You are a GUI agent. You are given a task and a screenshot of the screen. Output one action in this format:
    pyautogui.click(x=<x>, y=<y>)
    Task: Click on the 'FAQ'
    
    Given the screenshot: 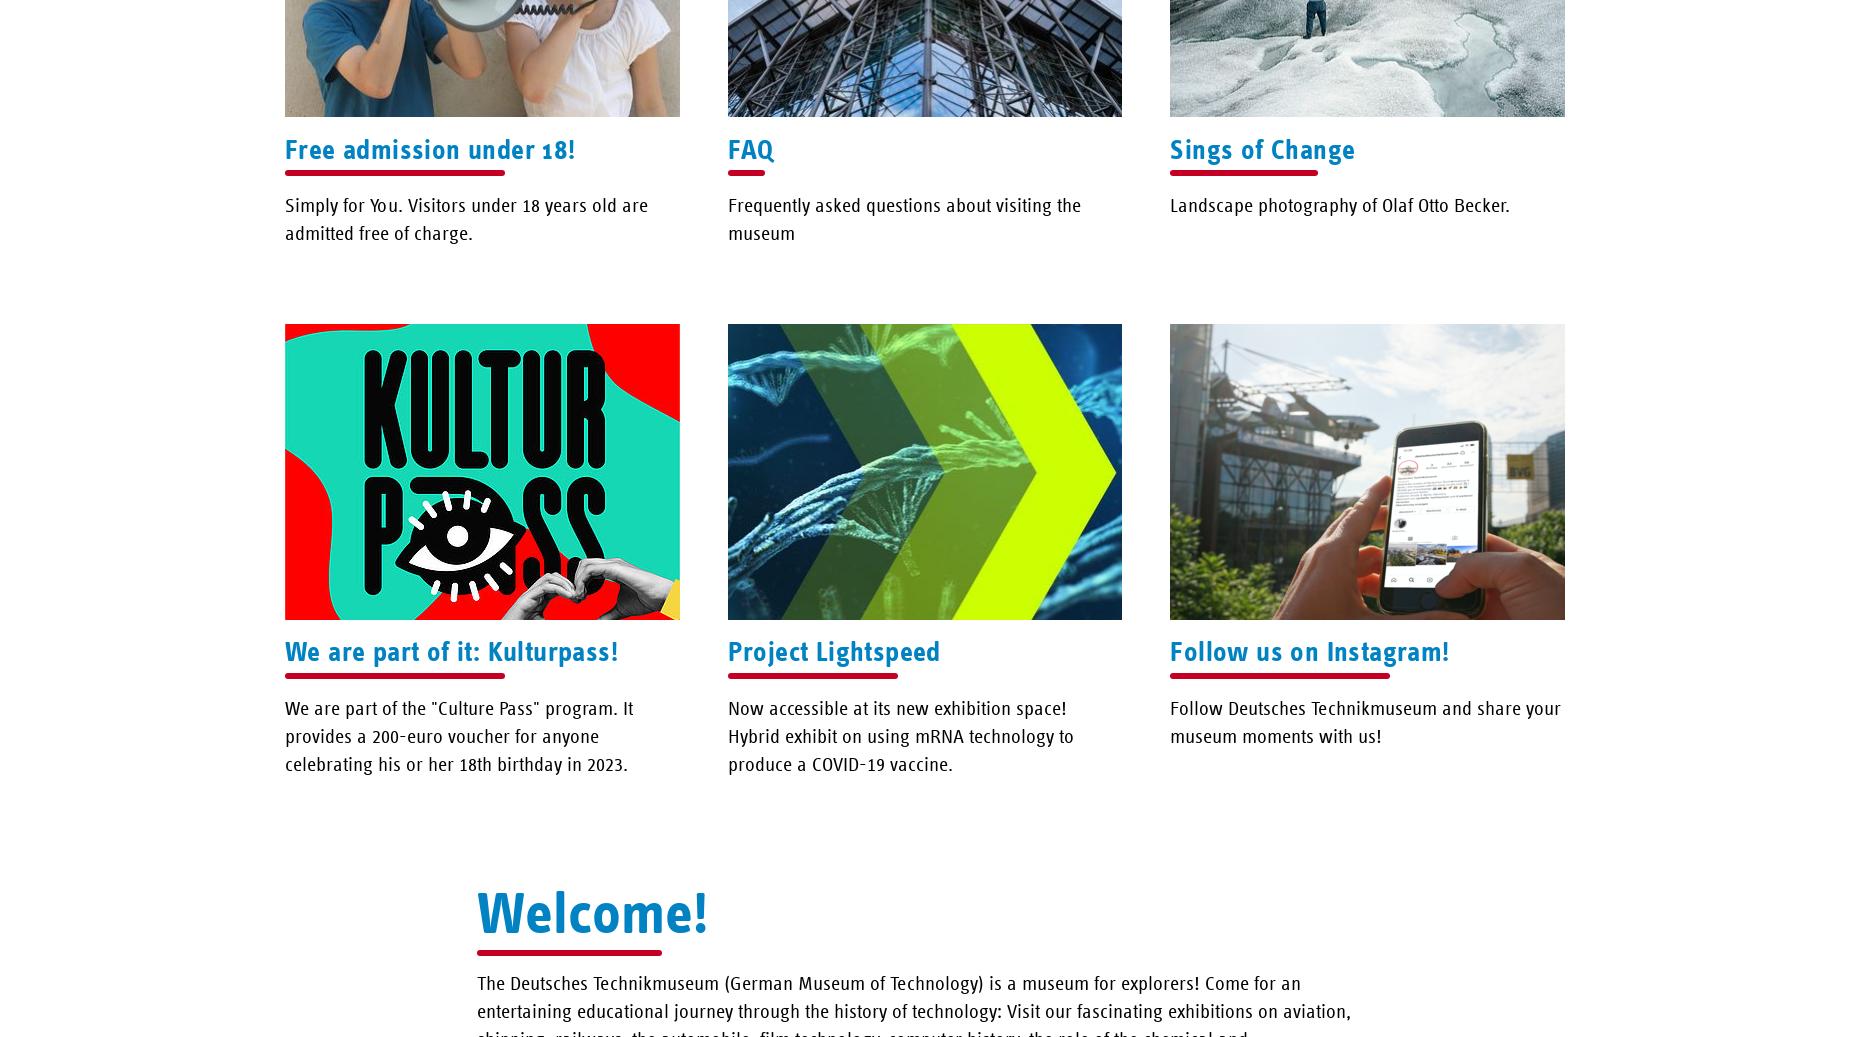 What is the action you would take?
    pyautogui.click(x=727, y=147)
    